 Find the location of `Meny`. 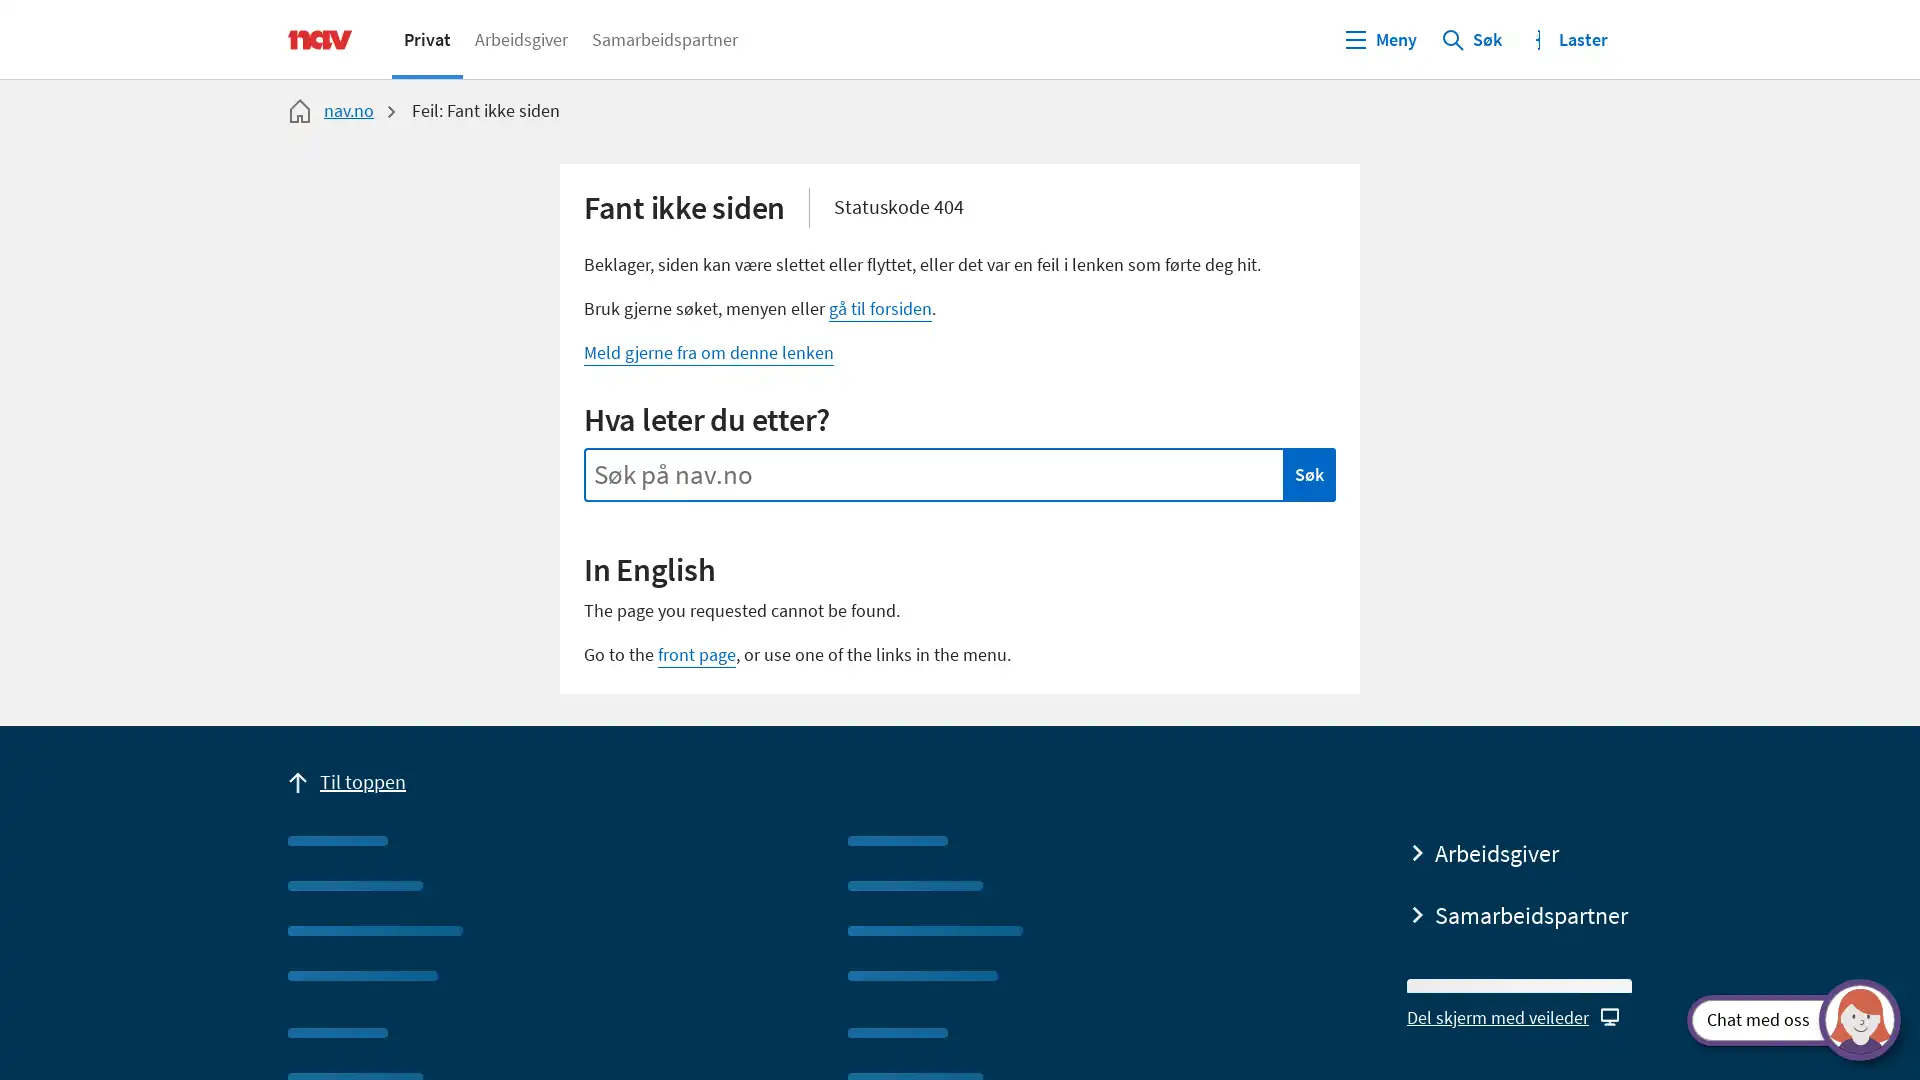

Meny is located at coordinates (1379, 38).